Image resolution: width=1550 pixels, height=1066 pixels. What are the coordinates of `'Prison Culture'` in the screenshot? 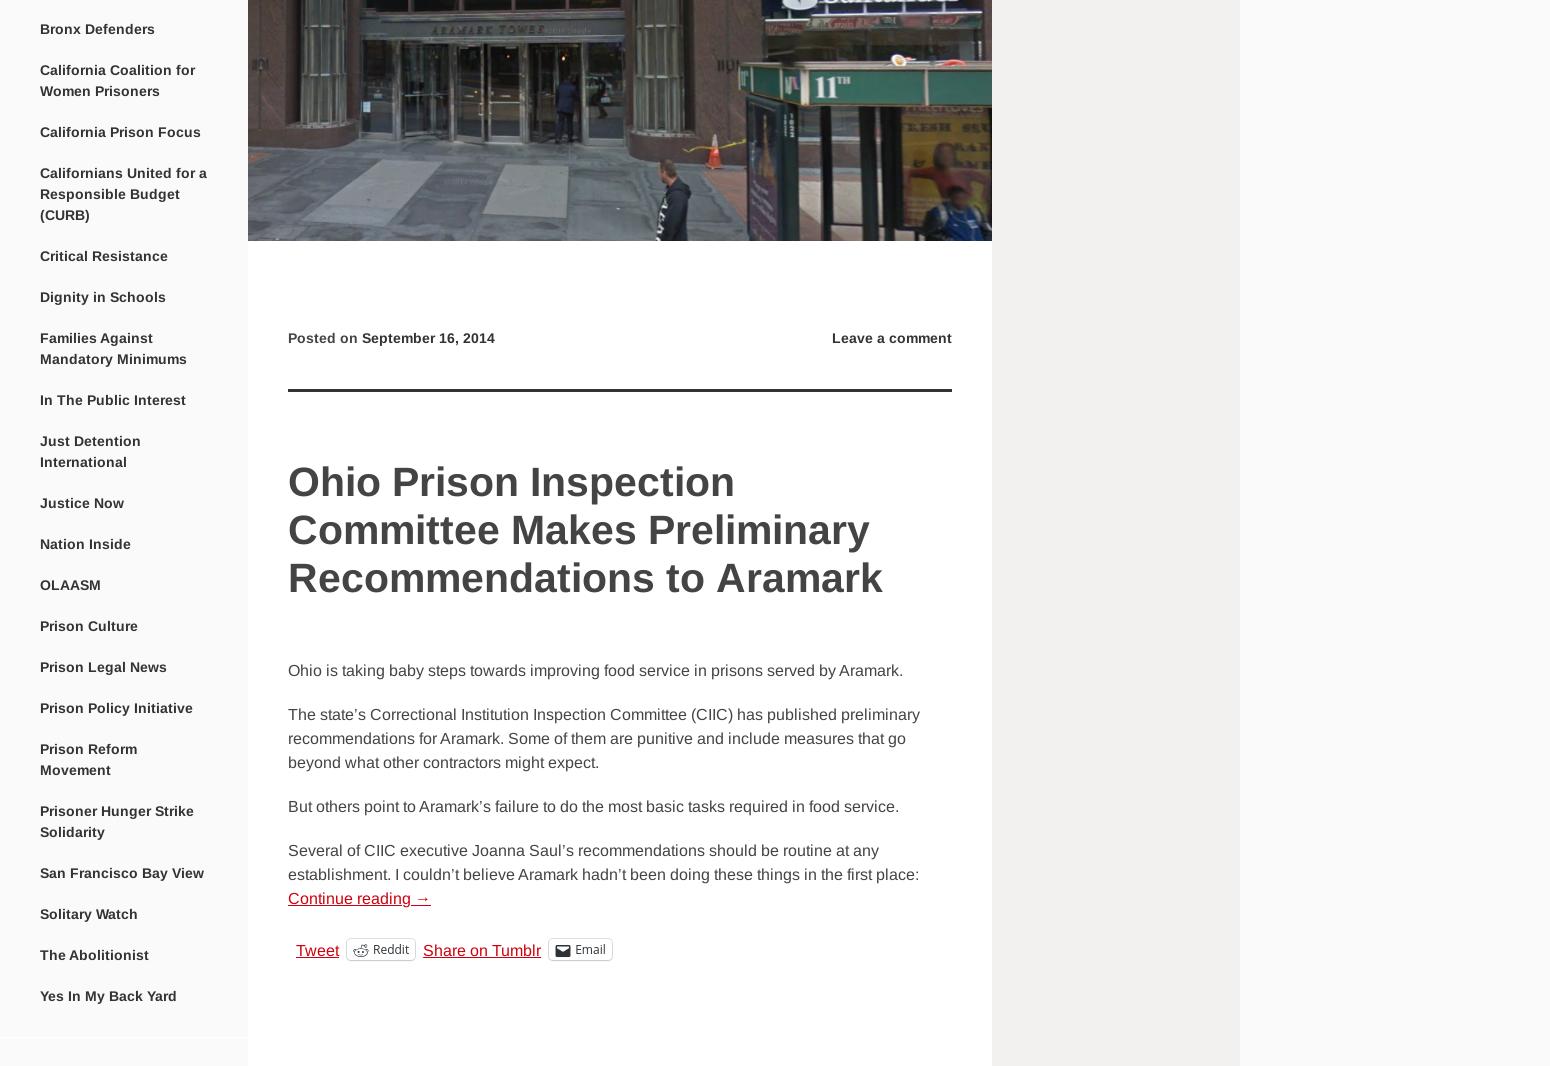 It's located at (38, 623).